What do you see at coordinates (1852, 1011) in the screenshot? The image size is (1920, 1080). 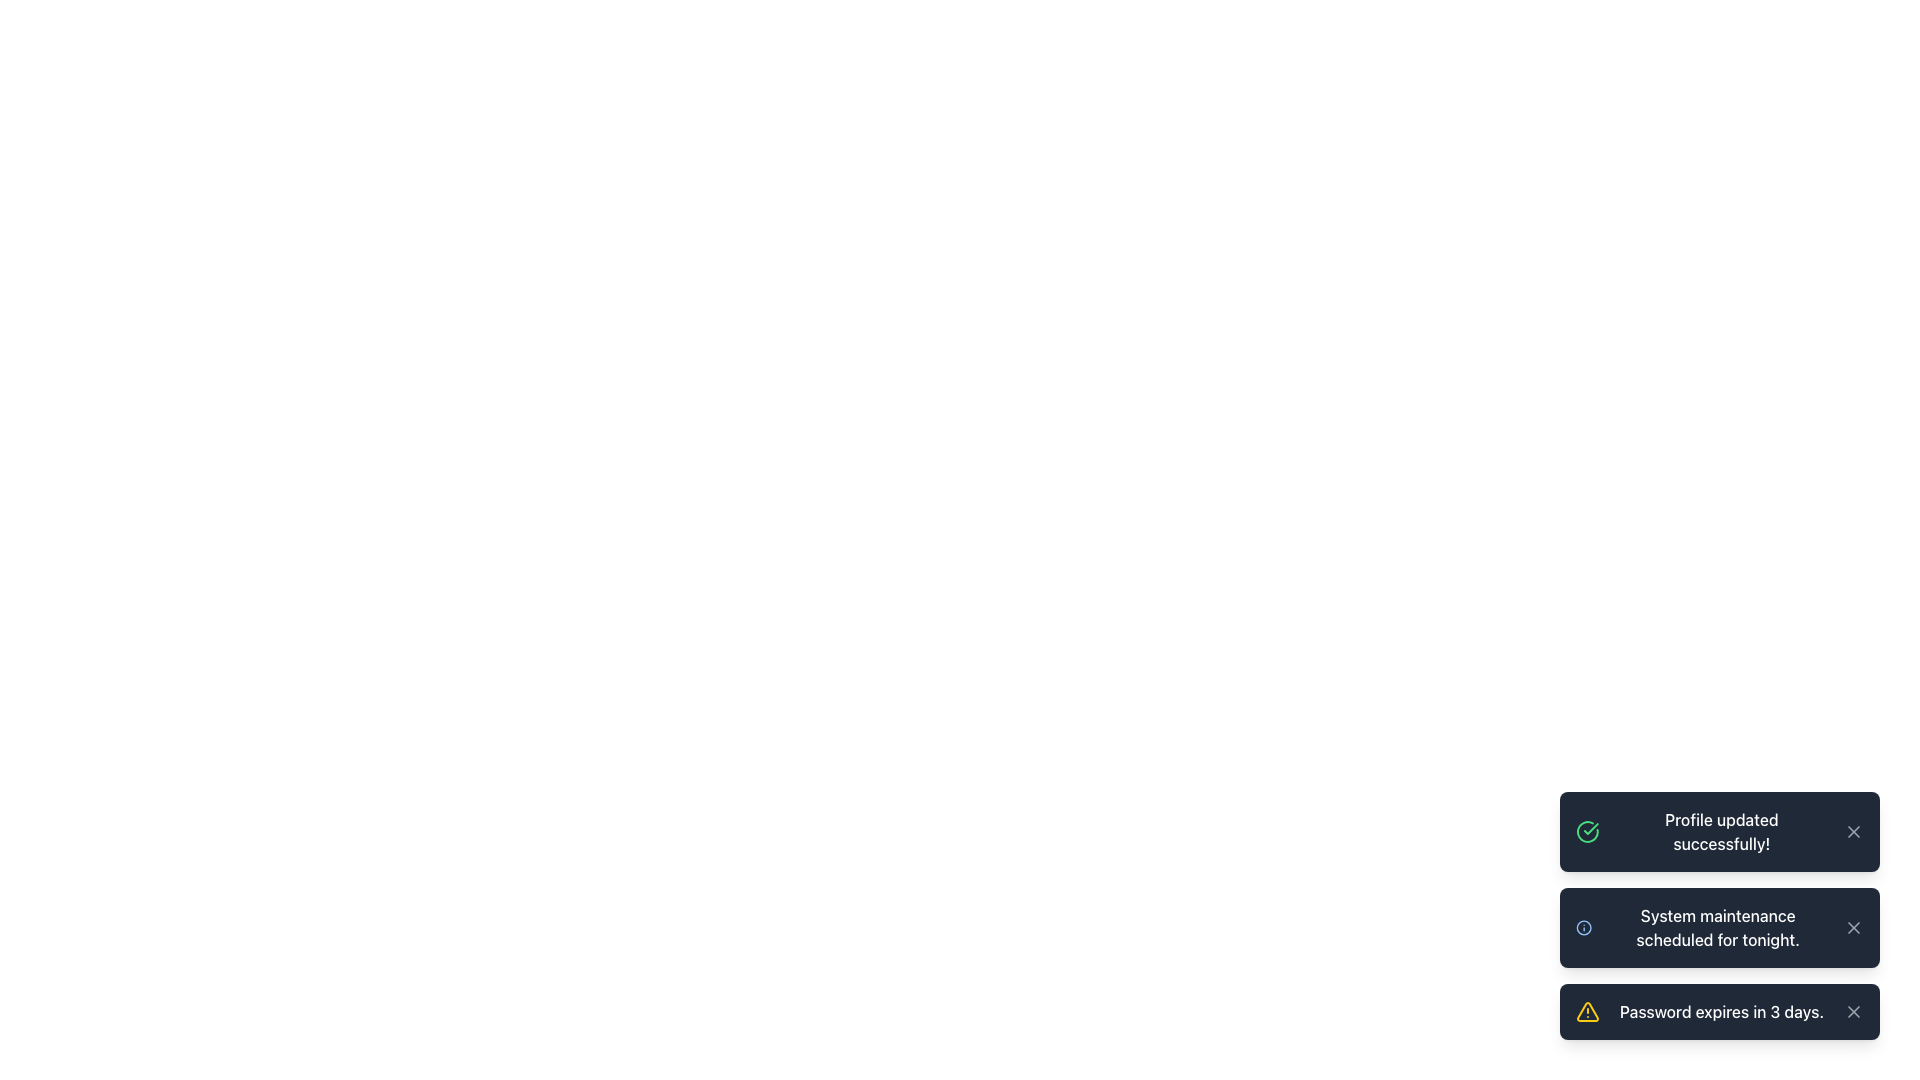 I see `the close button represented by an 'X' icon on the far right of the notification banner to change its color to red` at bounding box center [1852, 1011].